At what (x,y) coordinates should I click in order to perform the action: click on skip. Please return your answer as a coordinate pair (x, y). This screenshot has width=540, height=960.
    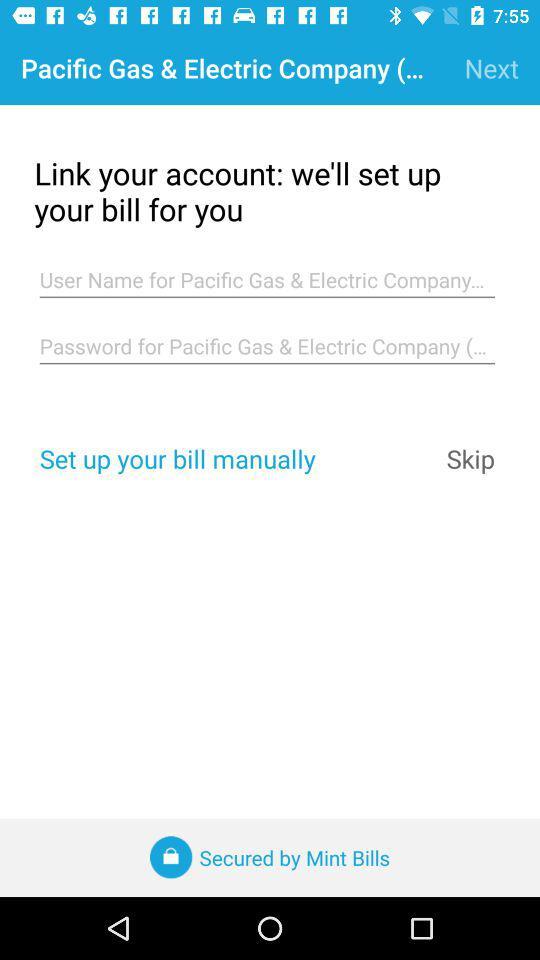
    Looking at the image, I should click on (470, 458).